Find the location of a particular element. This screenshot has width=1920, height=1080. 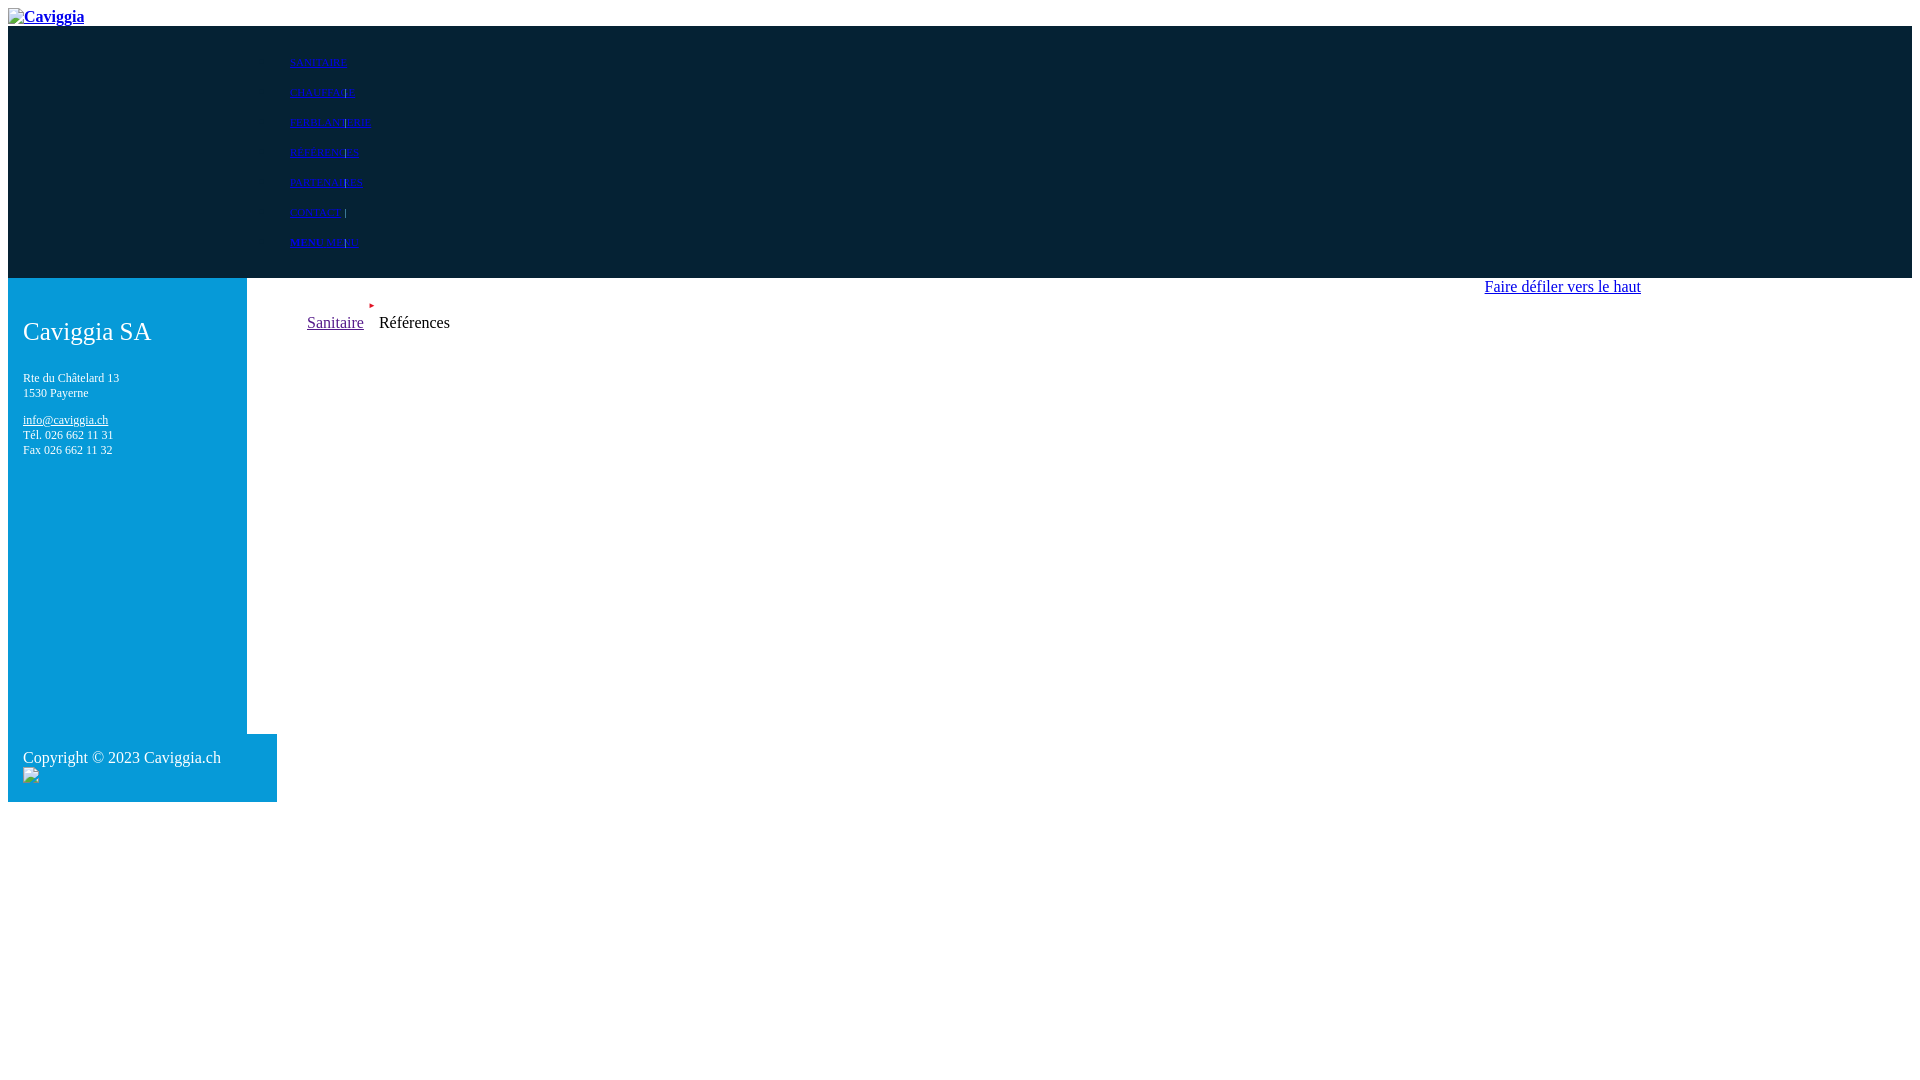

'CONTACT' is located at coordinates (314, 212).